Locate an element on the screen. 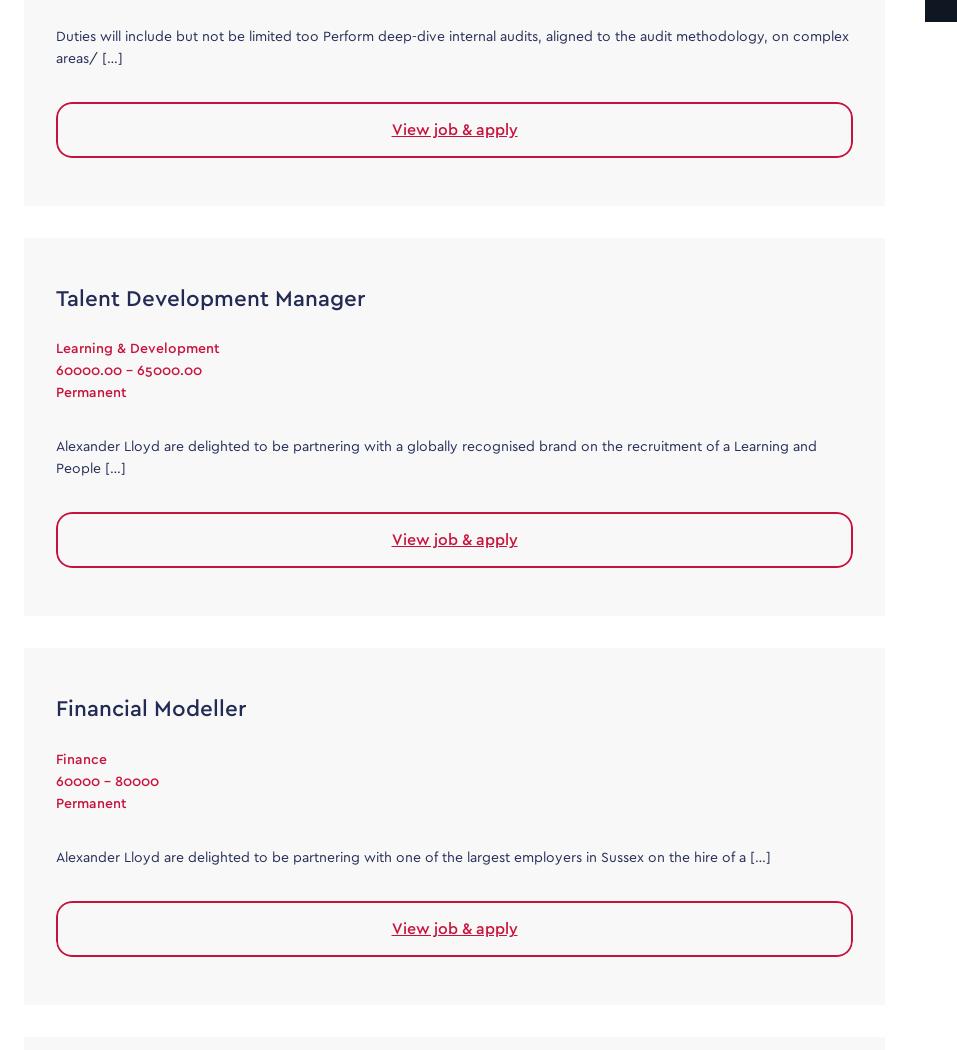 This screenshot has width=957, height=1050. 'Duties will include but not be limited too Perform deep-dive internal audits, aligned to the audit methodology, on complex areas/ […]' is located at coordinates (451, 46).